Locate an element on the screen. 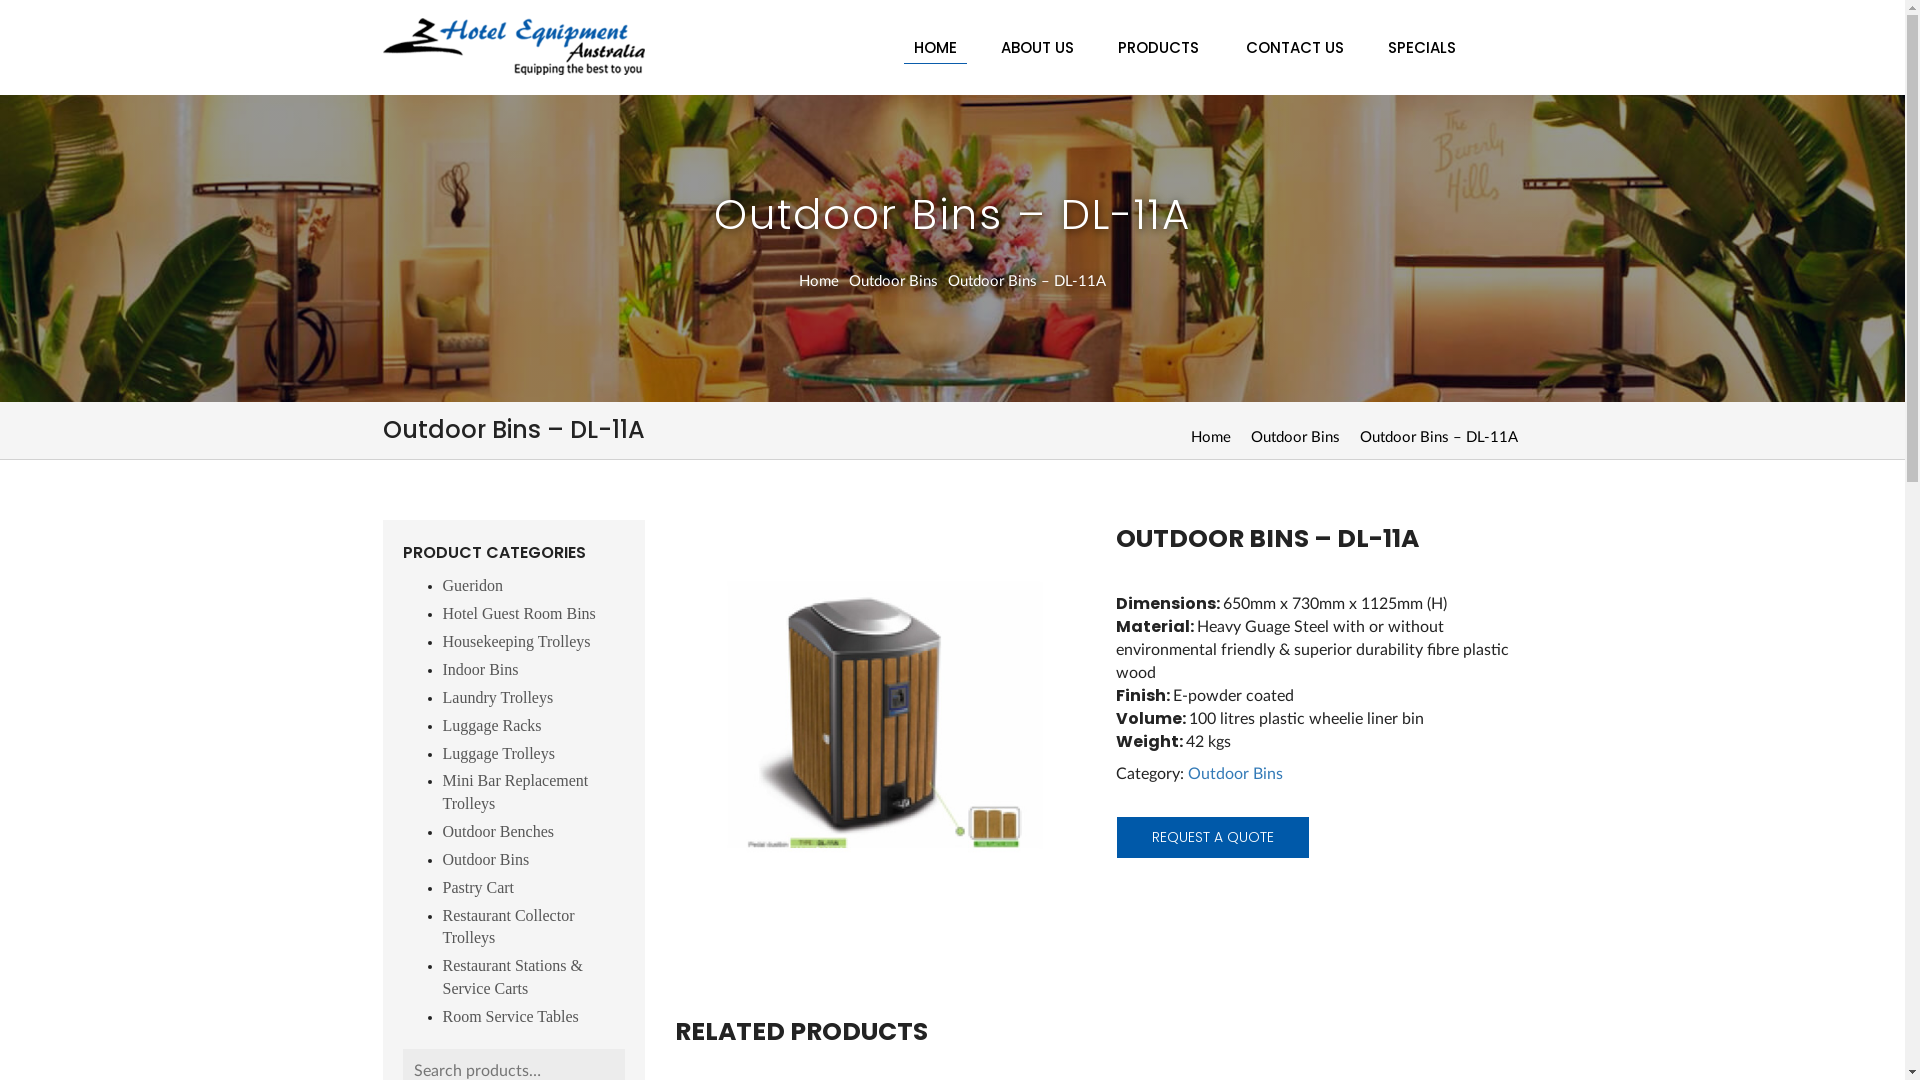 The image size is (1920, 1080). 'Restaurant Collector Trolleys' is located at coordinates (508, 926).